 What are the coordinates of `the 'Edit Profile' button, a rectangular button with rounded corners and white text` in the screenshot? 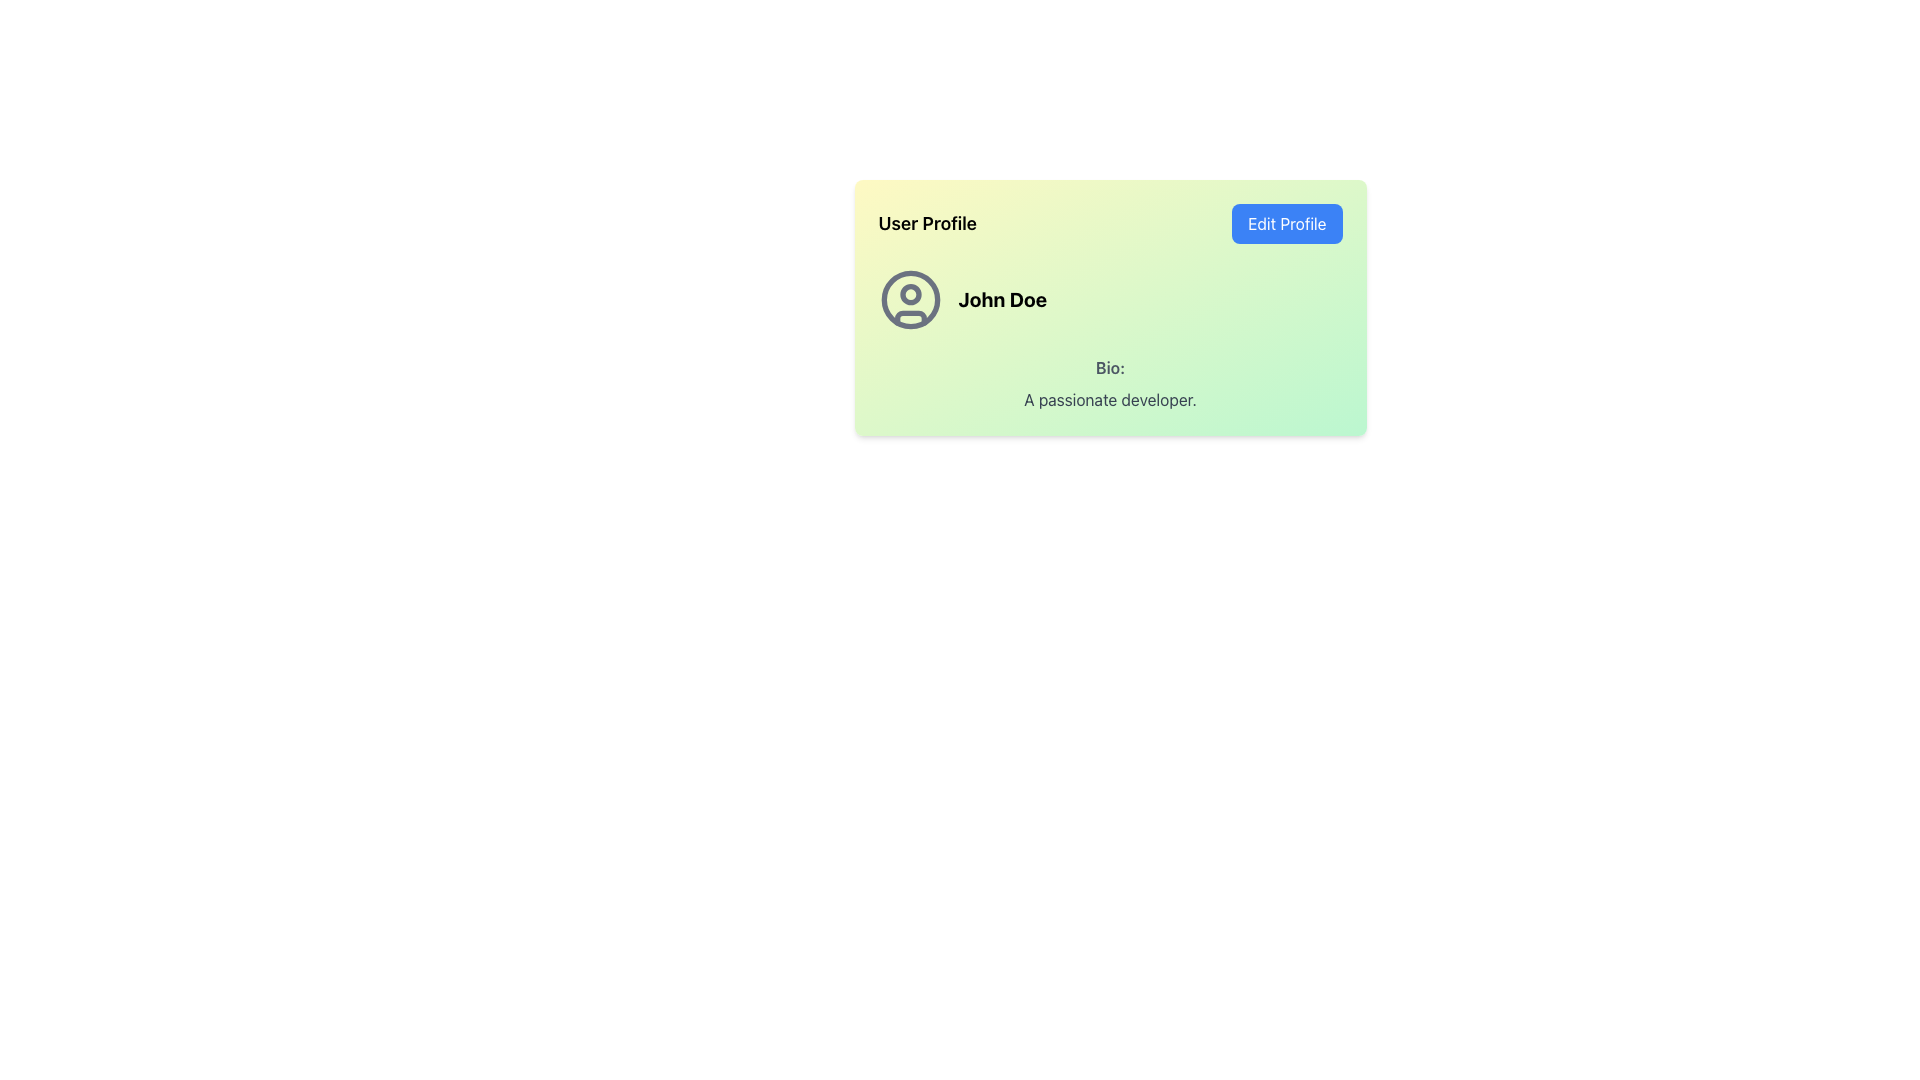 It's located at (1287, 223).